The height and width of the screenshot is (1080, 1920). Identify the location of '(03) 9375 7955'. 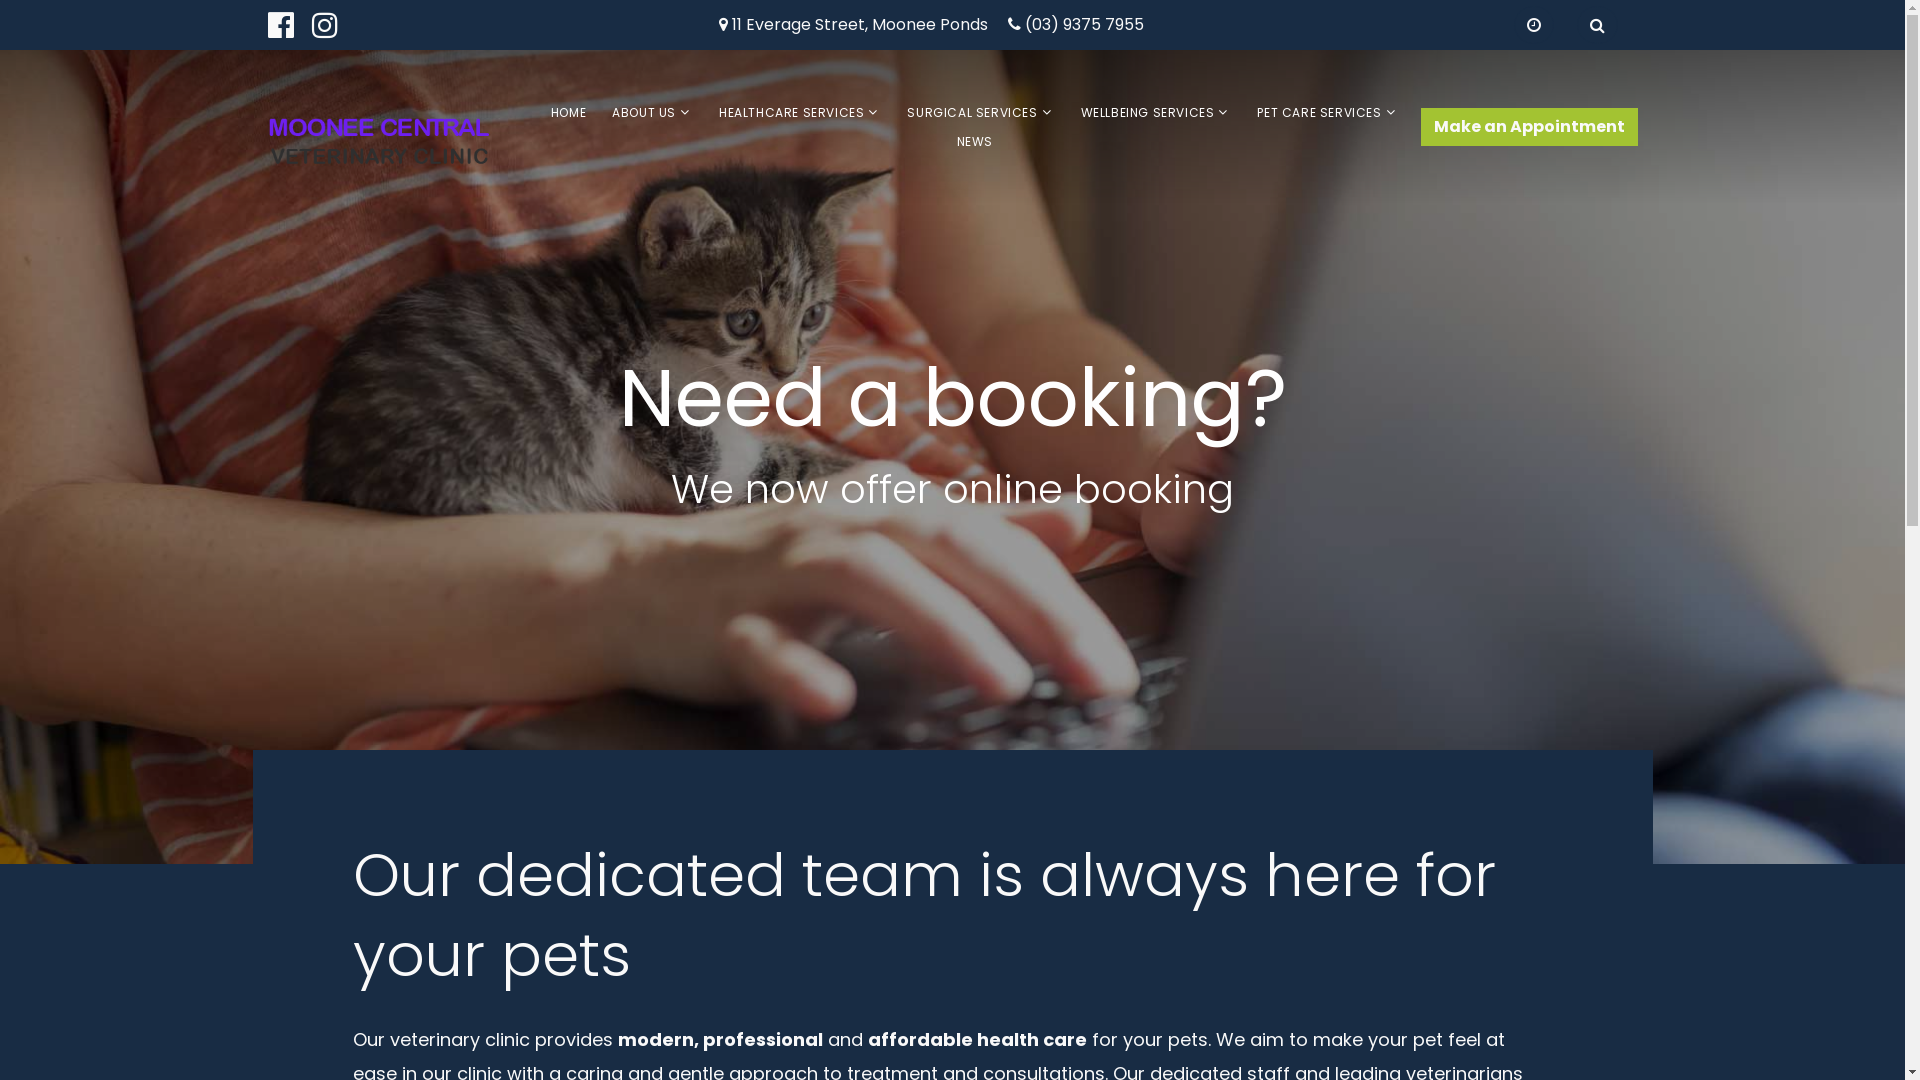
(1083, 25).